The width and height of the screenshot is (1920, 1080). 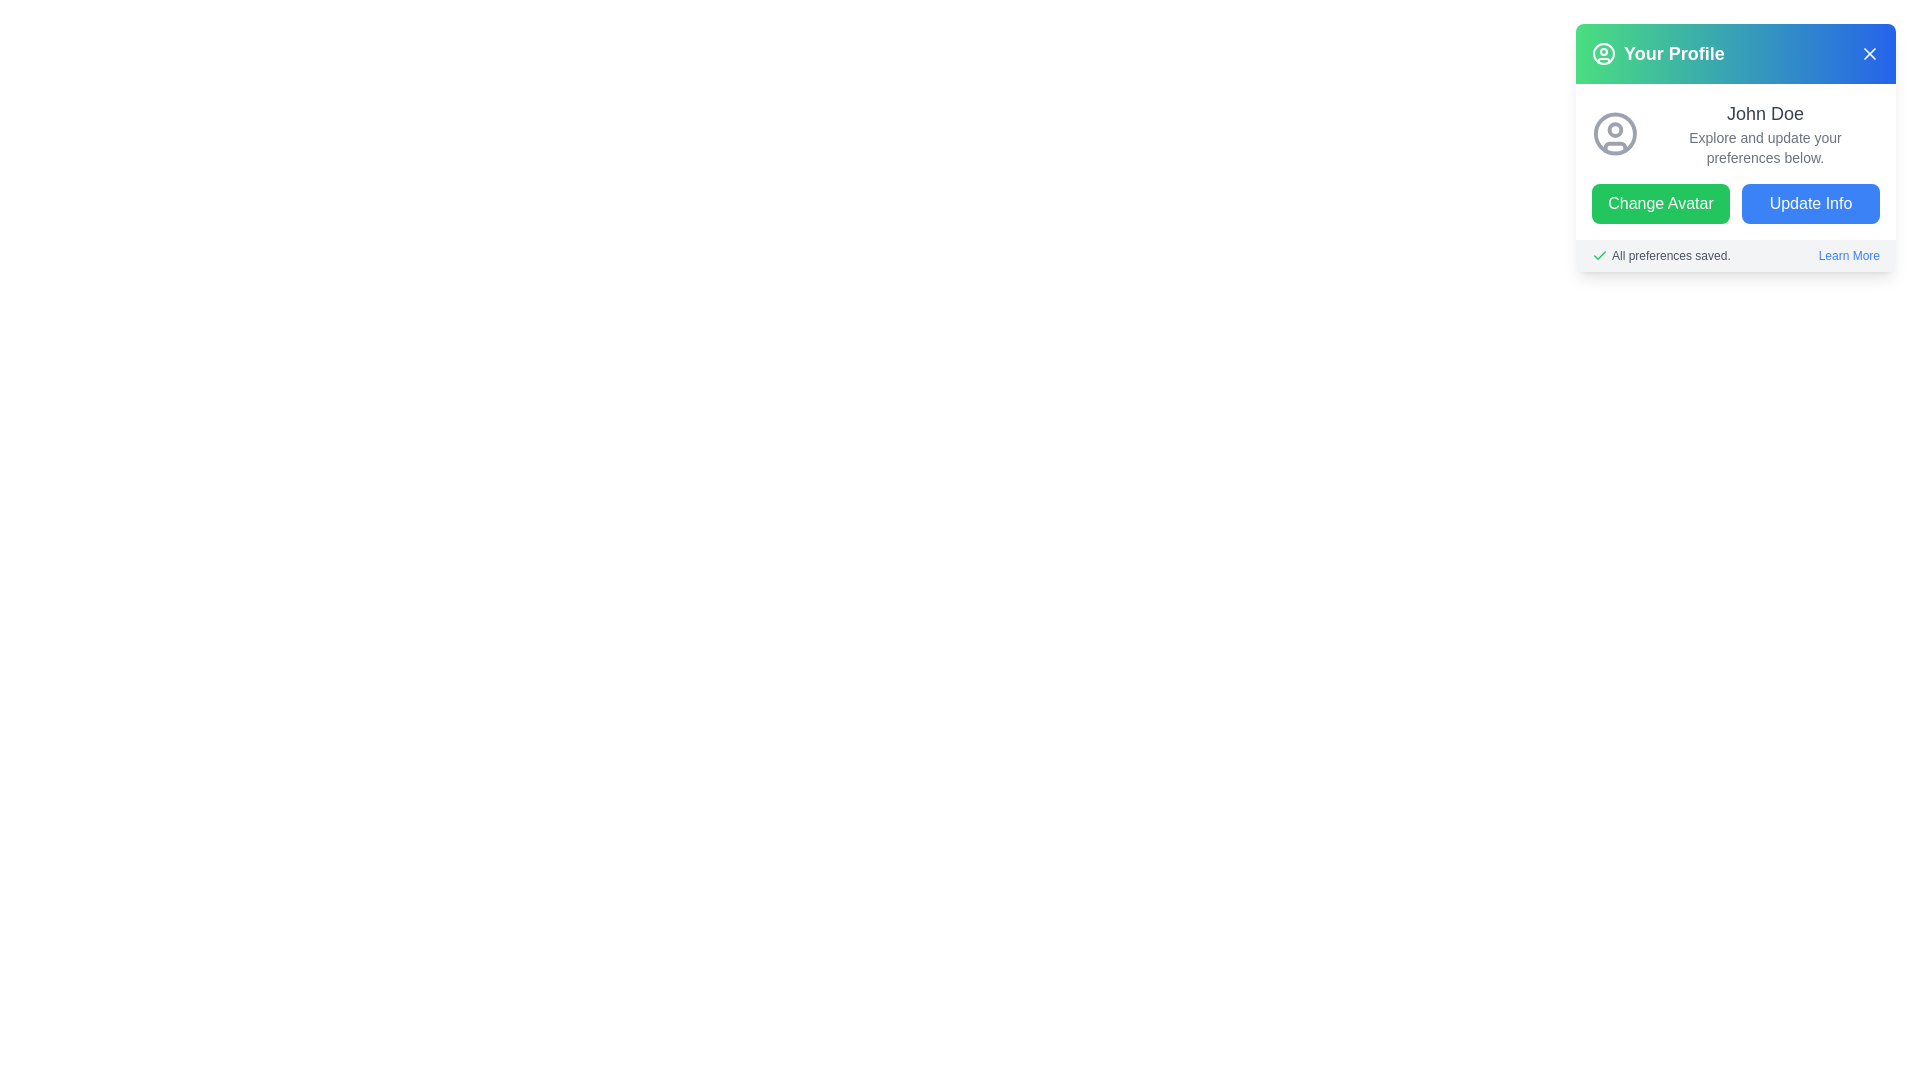 I want to click on the static text displaying 'John Doe' that is centrally positioned below the 'Your Profile' label in the profile card interface, so click(x=1765, y=114).